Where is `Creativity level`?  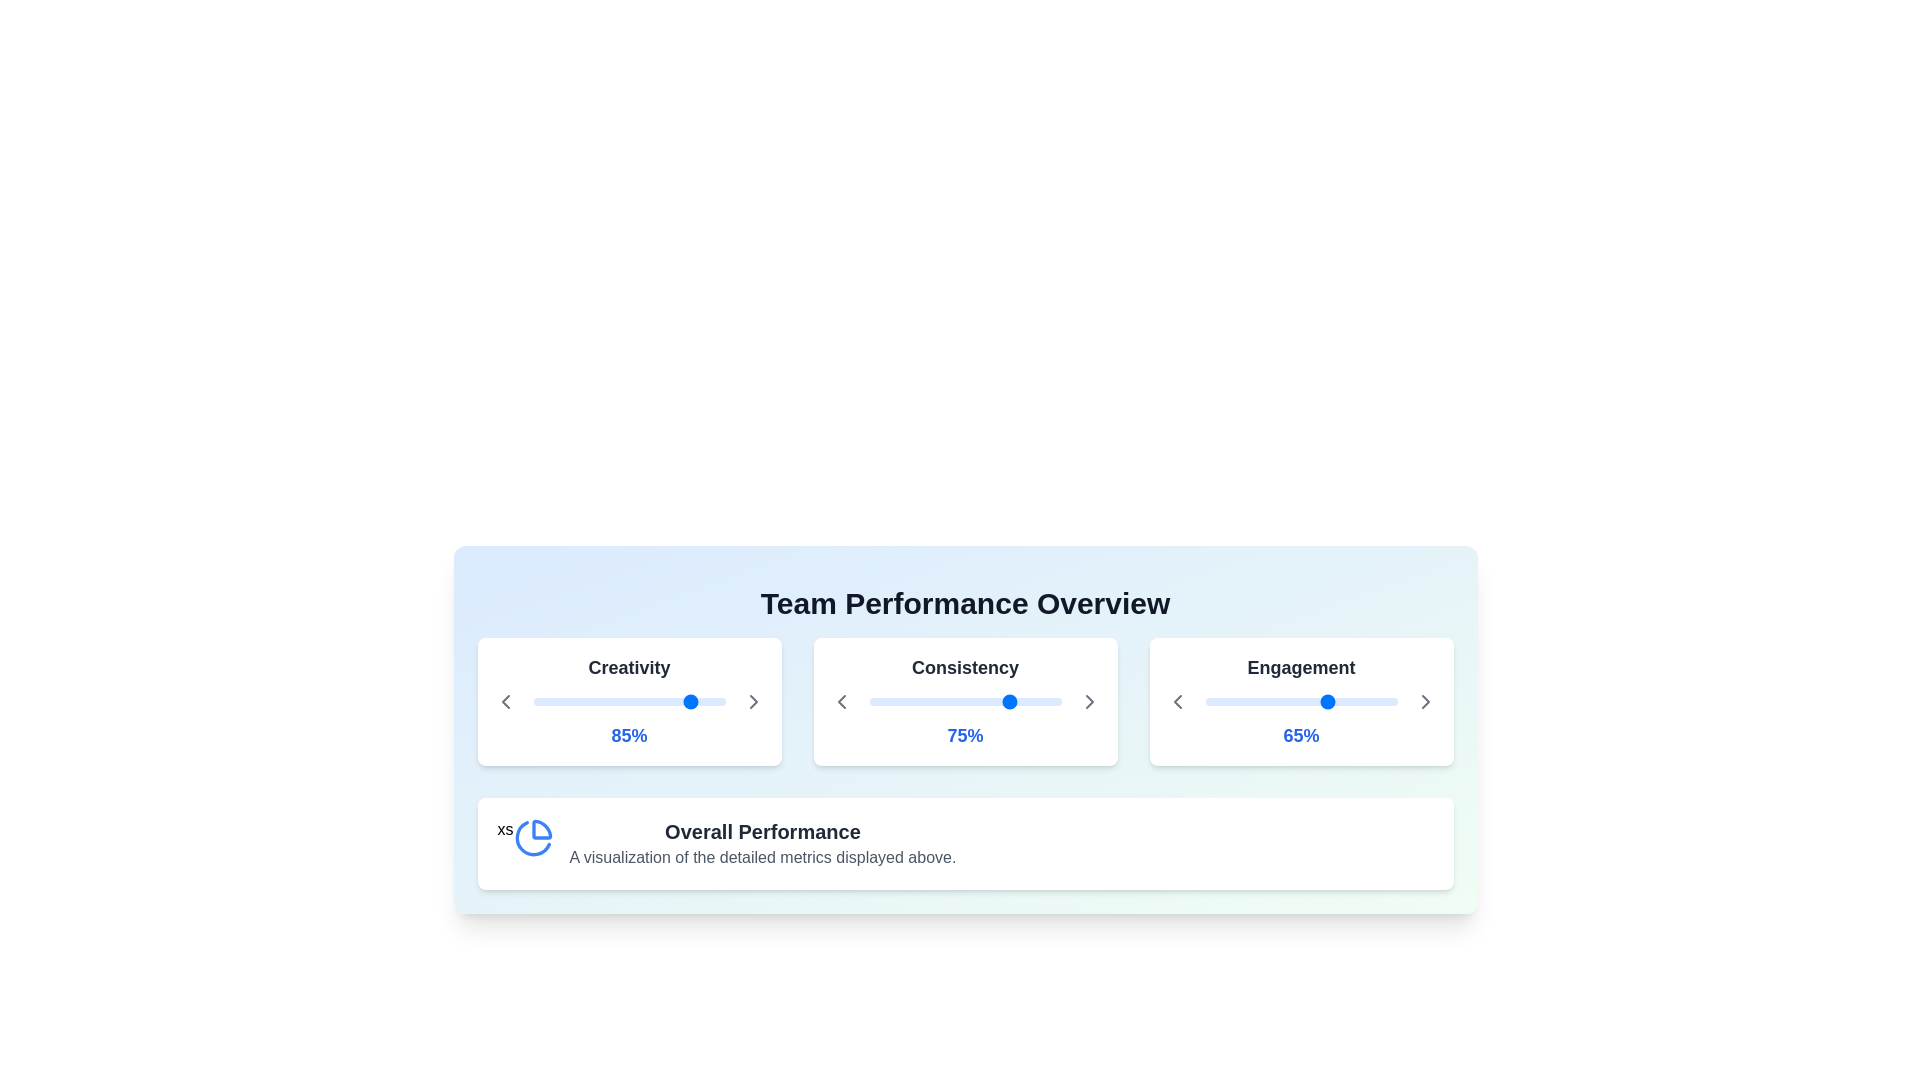
Creativity level is located at coordinates (656, 701).